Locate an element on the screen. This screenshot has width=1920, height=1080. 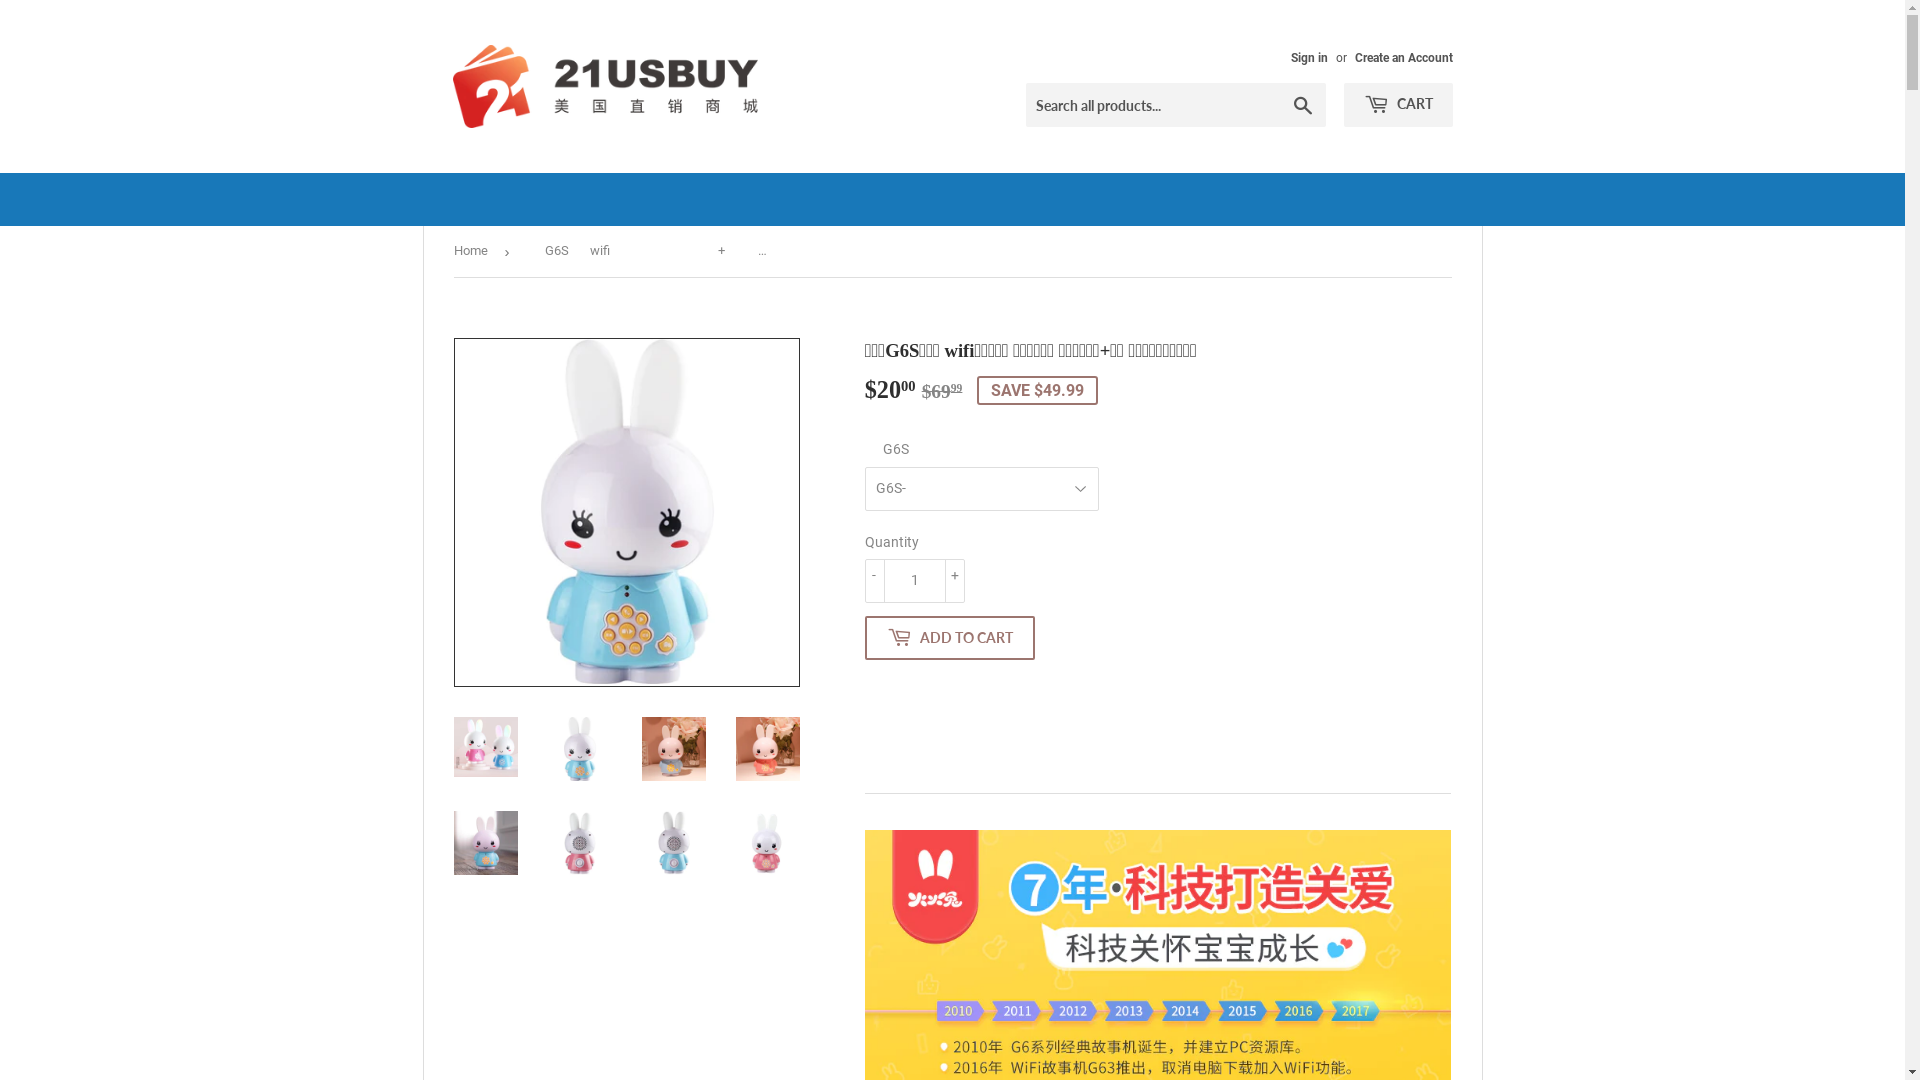
'Home' is located at coordinates (473, 250).